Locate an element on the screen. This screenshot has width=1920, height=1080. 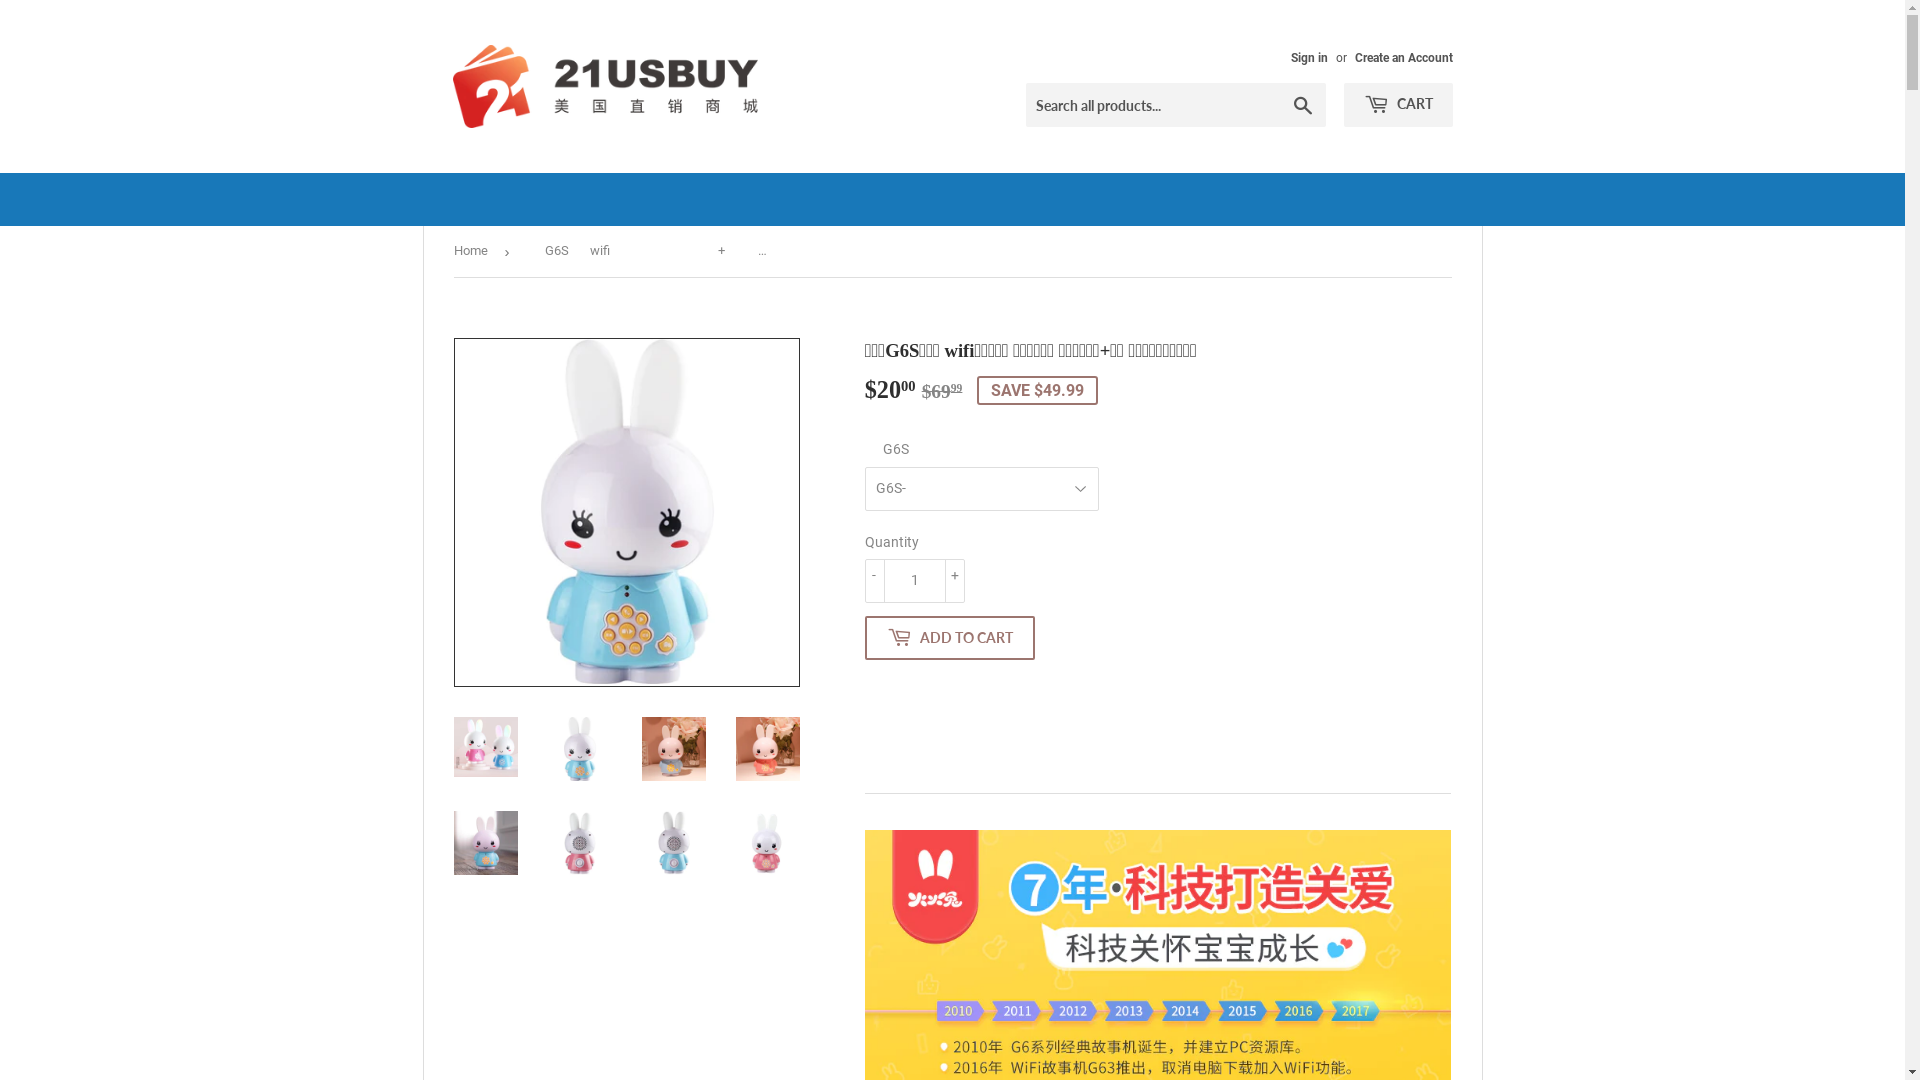
'Home' is located at coordinates (473, 250).